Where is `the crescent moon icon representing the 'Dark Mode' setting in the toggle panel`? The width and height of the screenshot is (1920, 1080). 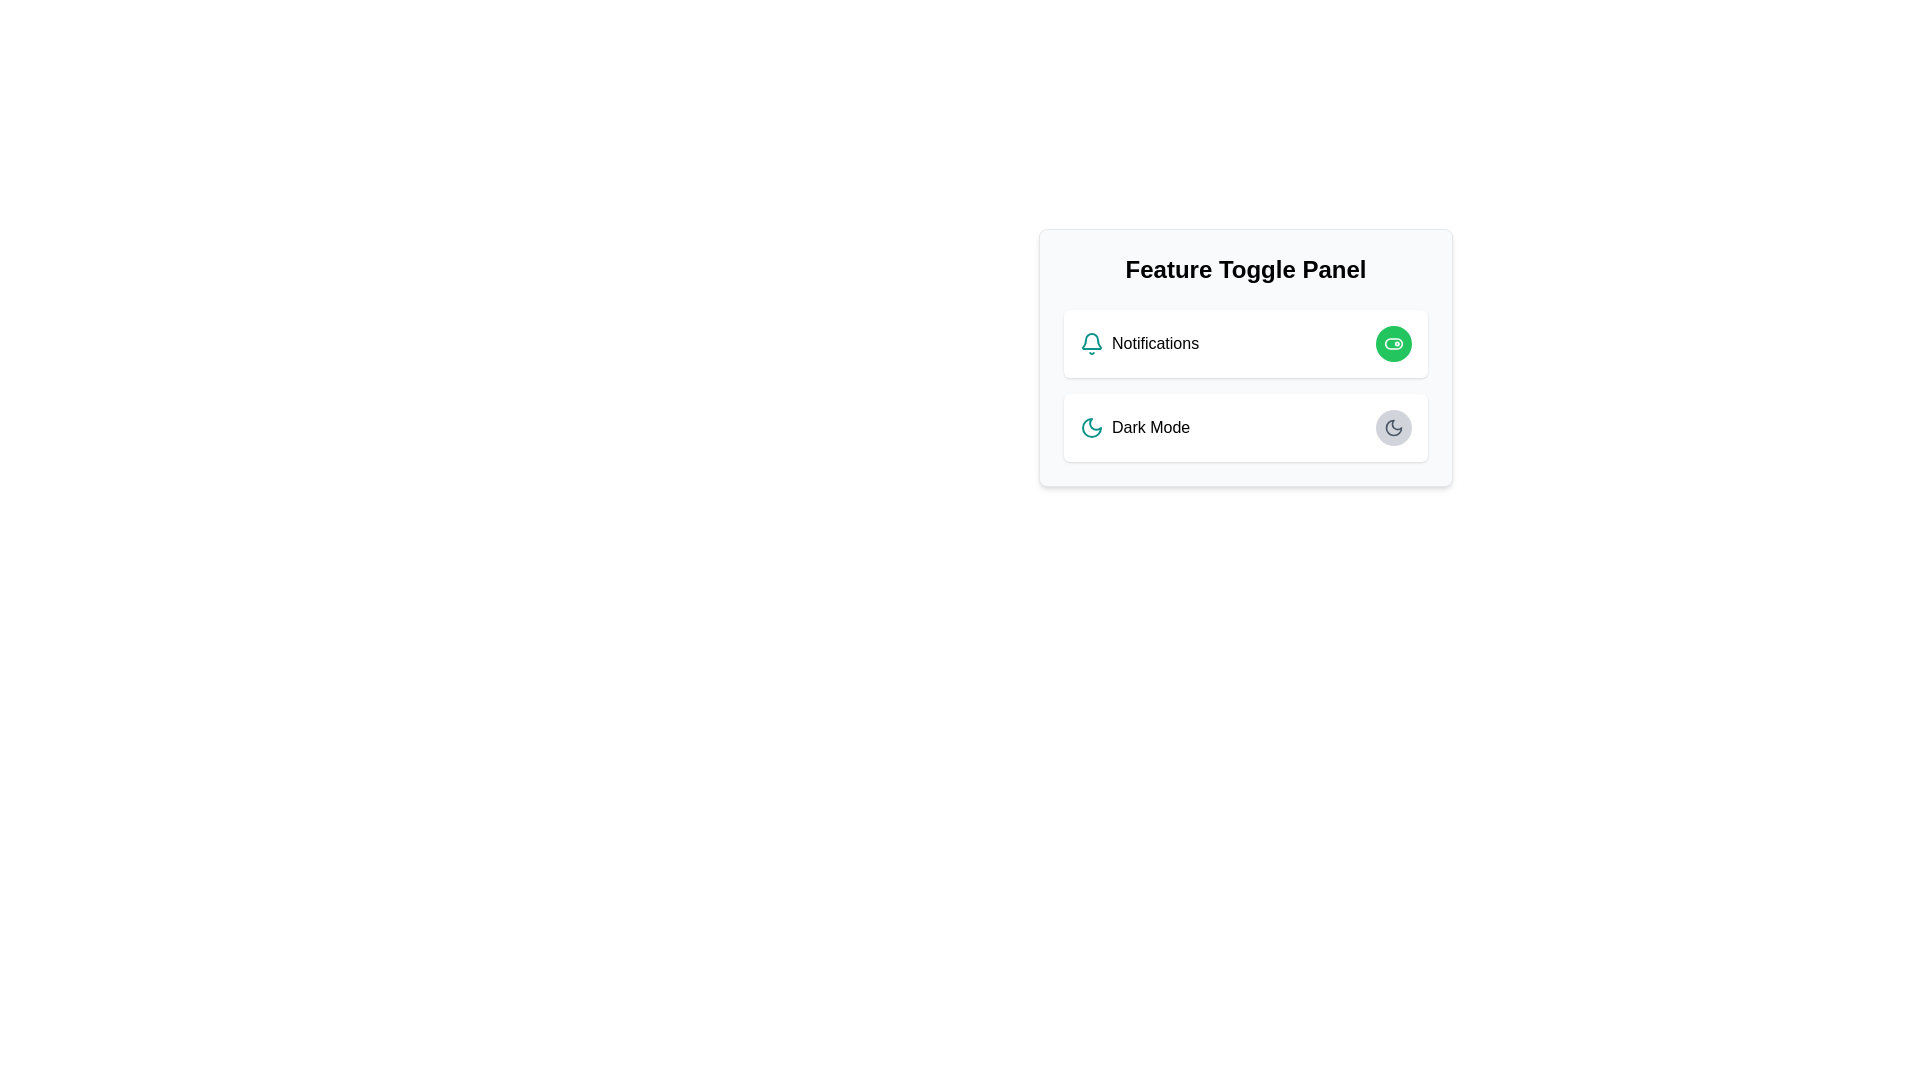
the crescent moon icon representing the 'Dark Mode' setting in the toggle panel is located at coordinates (1392, 427).